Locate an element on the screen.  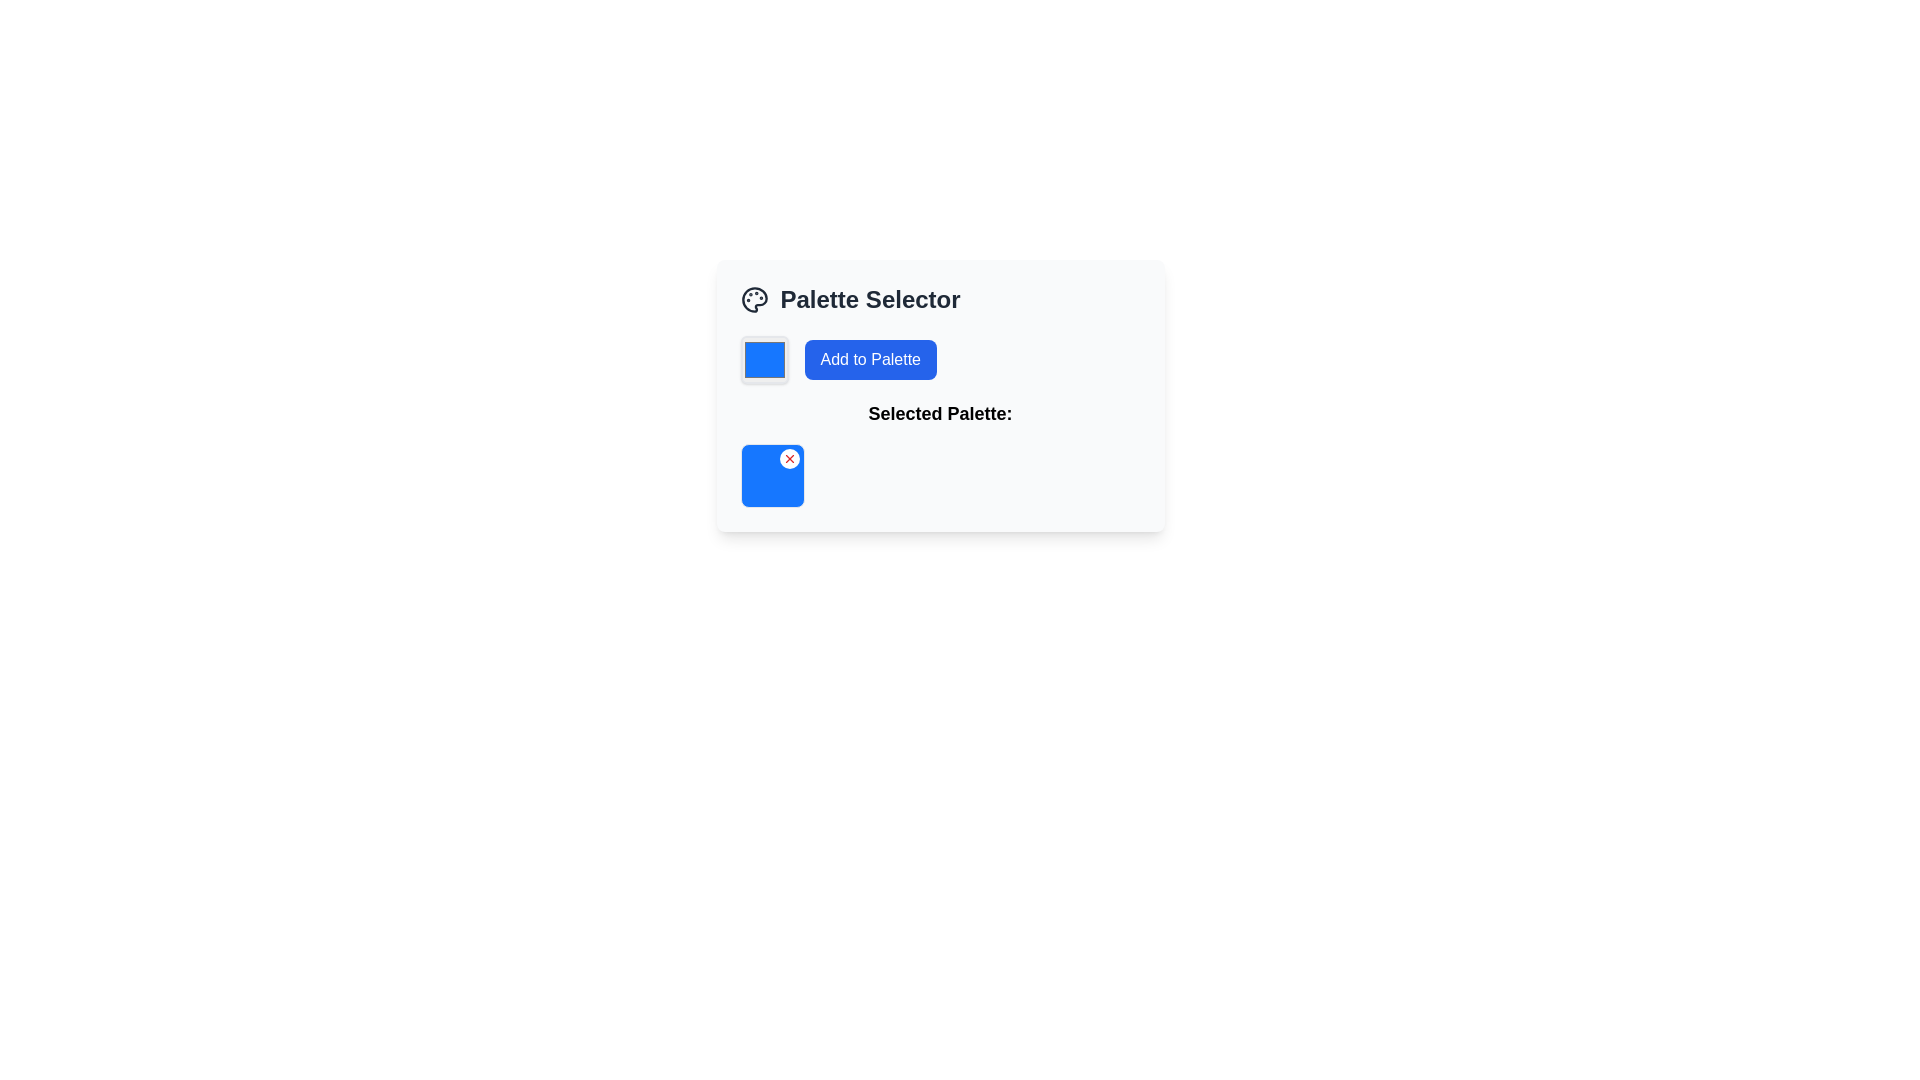
the color picker tile located to the left of the 'Add to Palette' button is located at coordinates (763, 358).